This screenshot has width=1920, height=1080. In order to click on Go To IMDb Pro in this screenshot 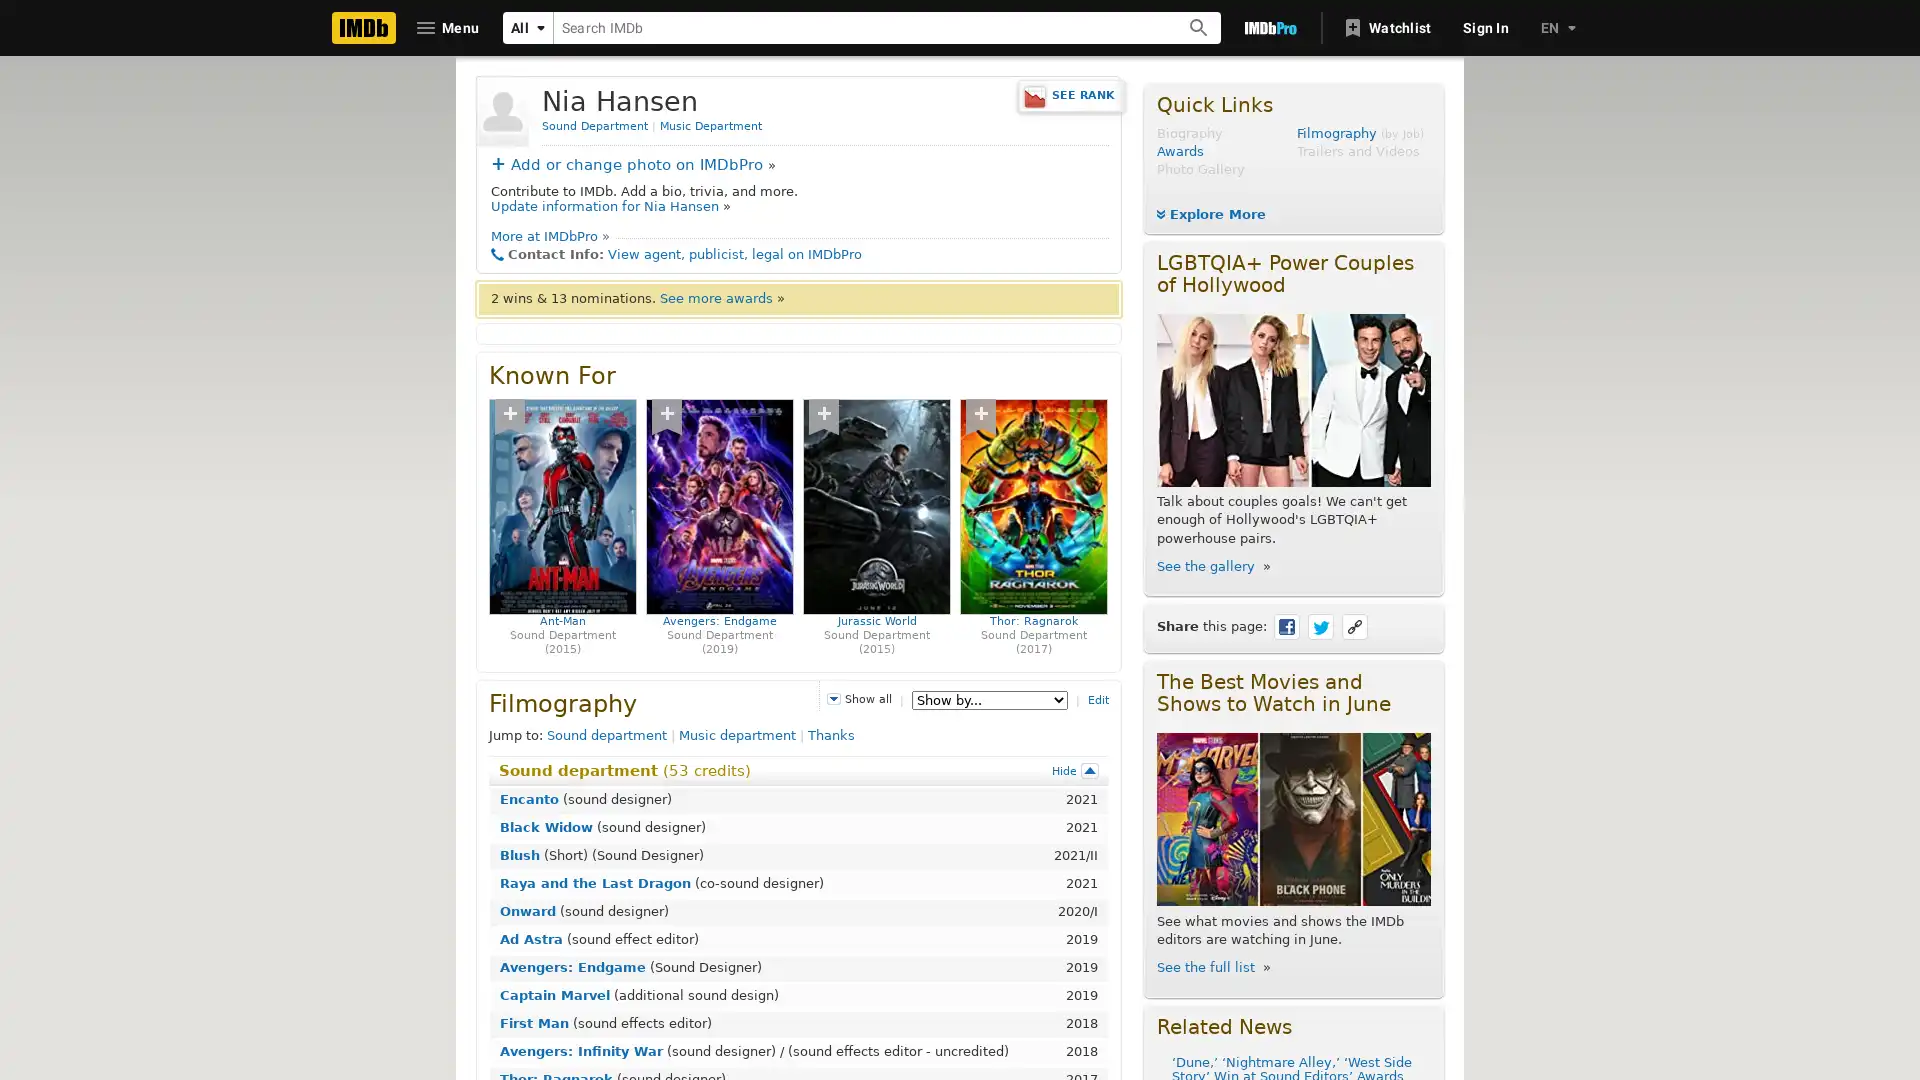, I will do `click(1269, 27)`.